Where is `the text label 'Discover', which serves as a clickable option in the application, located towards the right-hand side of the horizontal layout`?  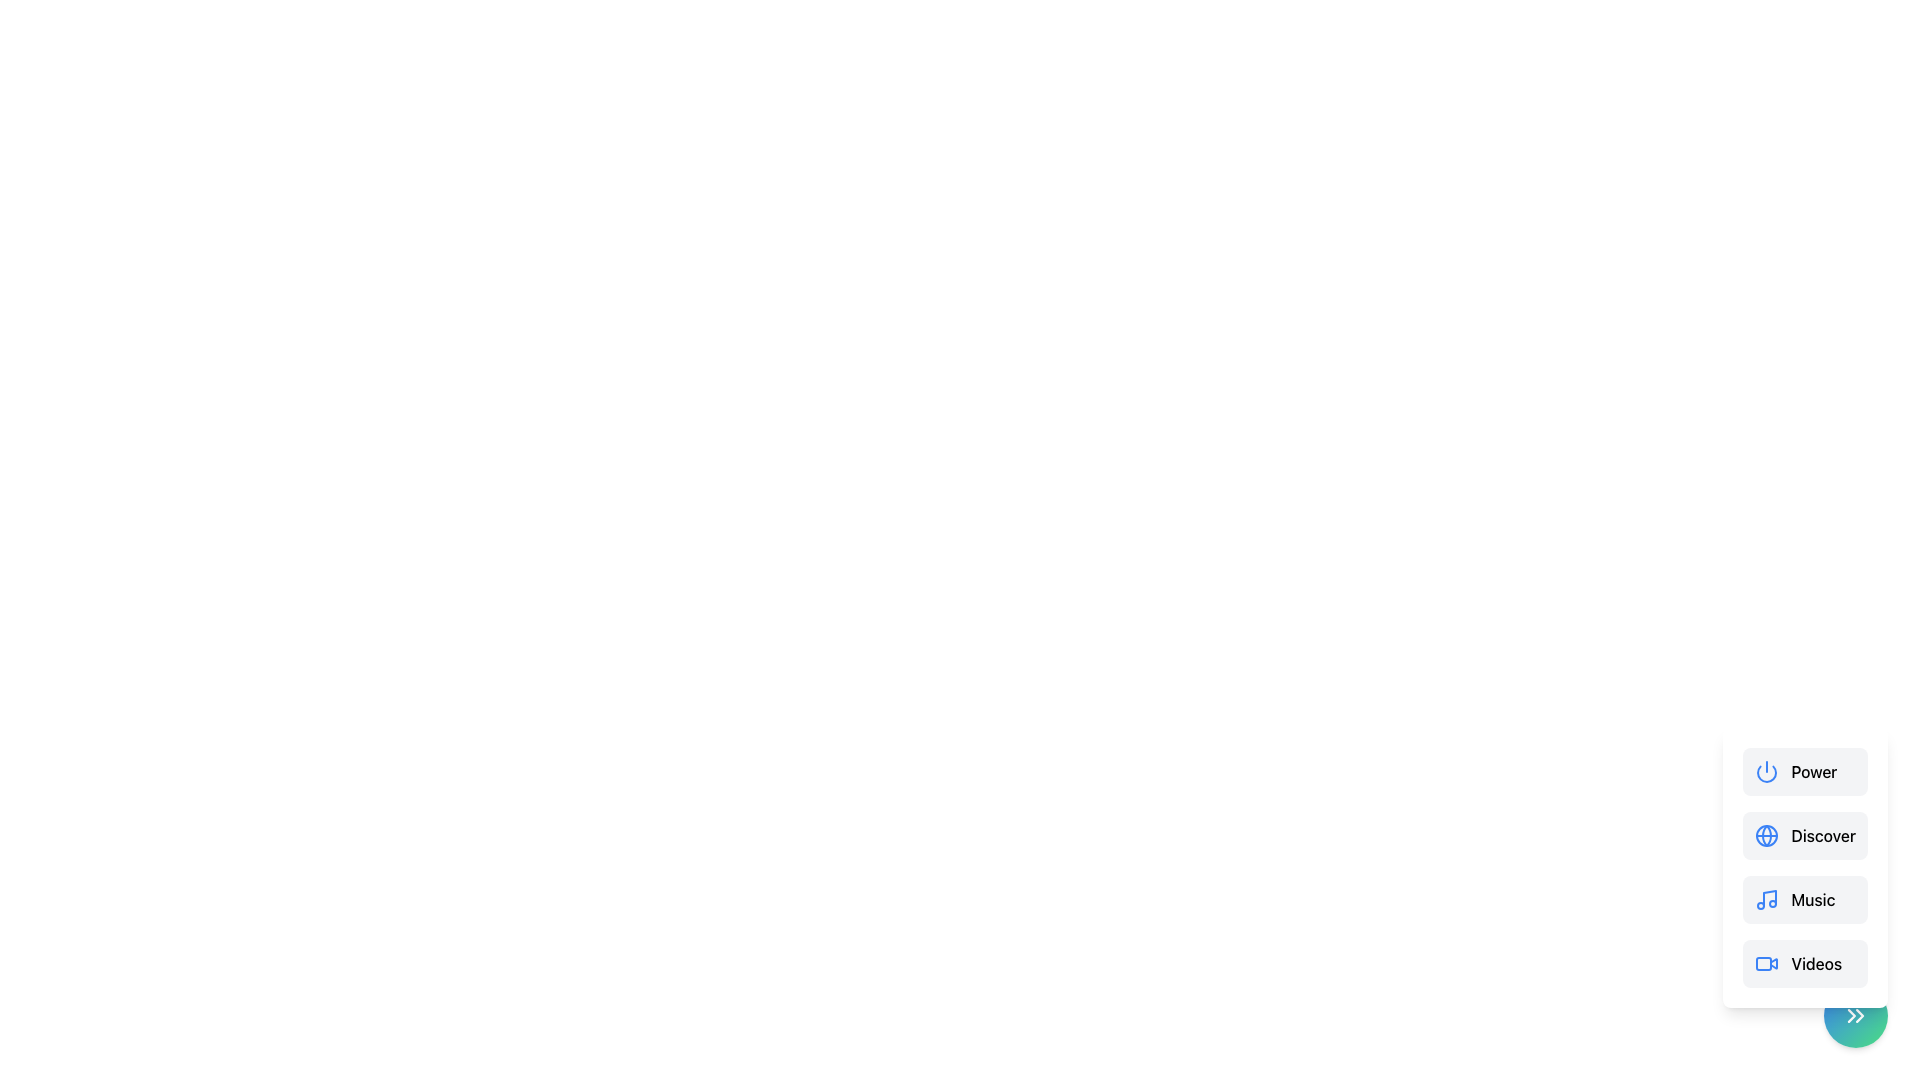
the text label 'Discover', which serves as a clickable option in the application, located towards the right-hand side of the horizontal layout is located at coordinates (1823, 836).